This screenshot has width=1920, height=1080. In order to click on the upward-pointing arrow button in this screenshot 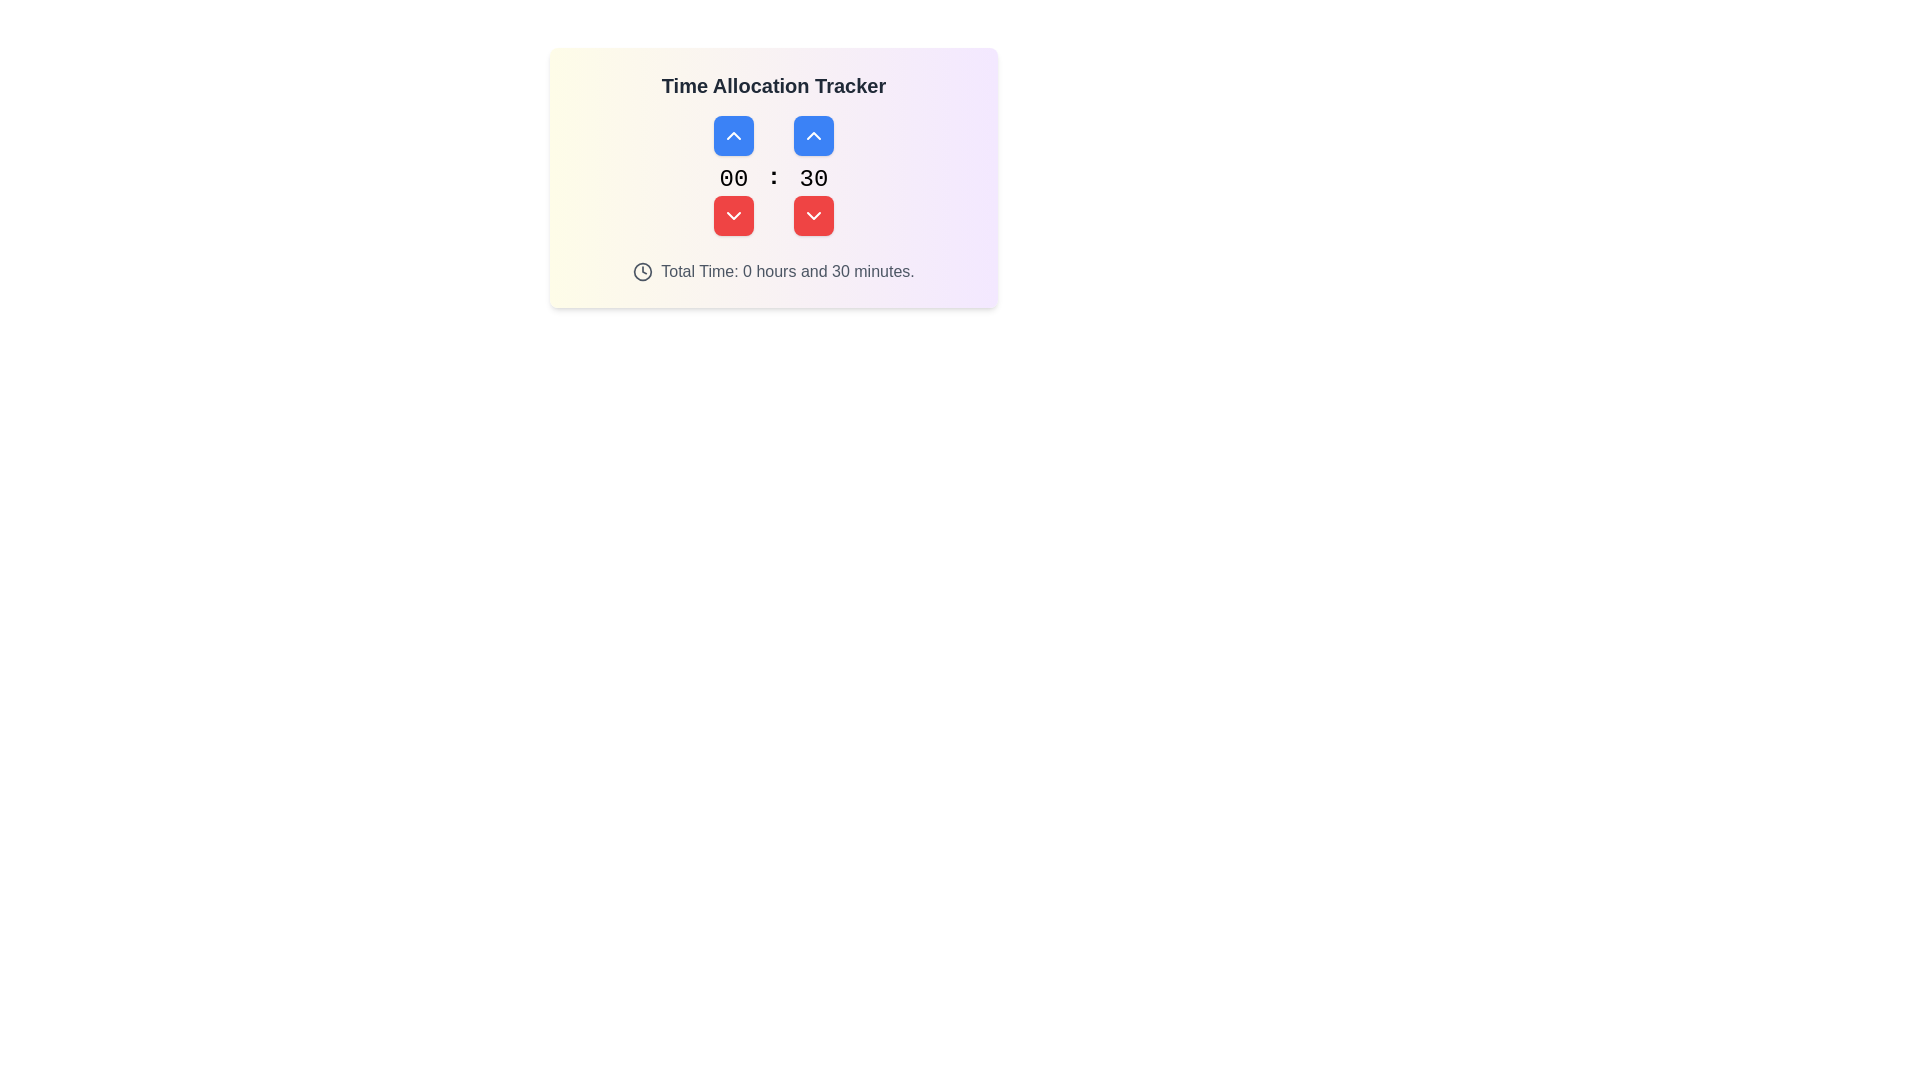, I will do `click(814, 135)`.